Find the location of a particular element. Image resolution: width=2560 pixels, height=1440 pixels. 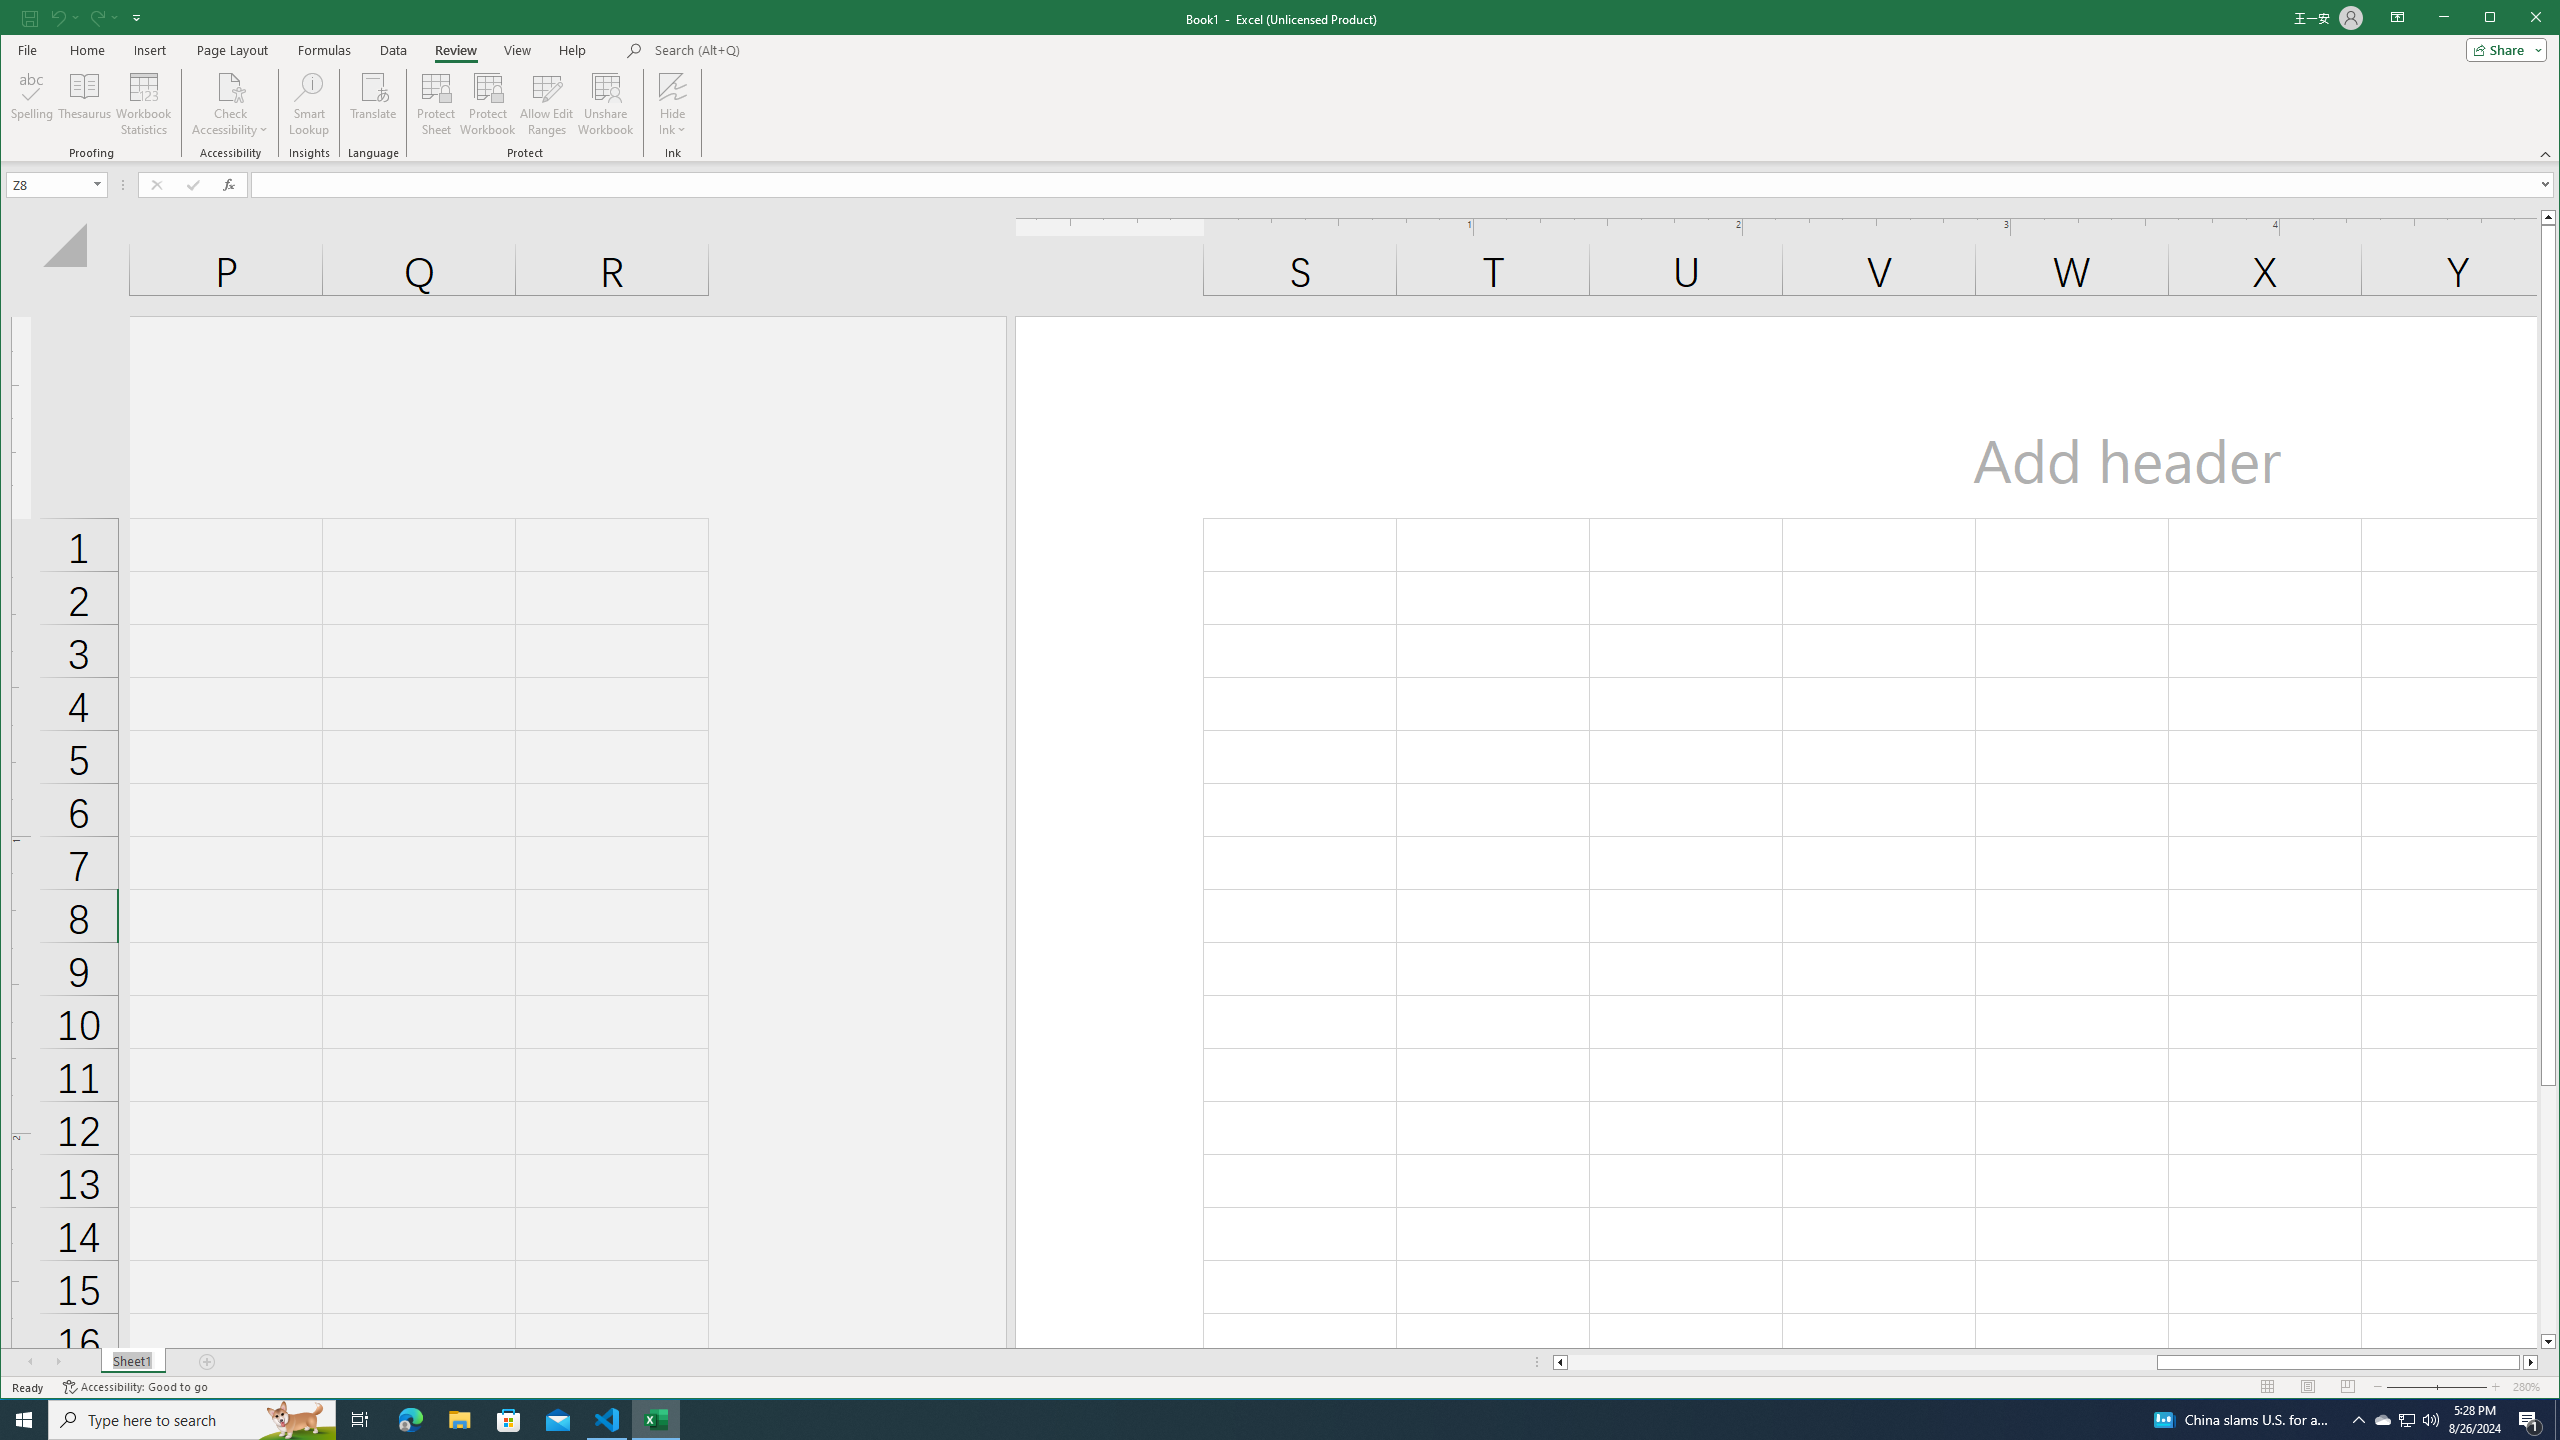

'View' is located at coordinates (517, 49).